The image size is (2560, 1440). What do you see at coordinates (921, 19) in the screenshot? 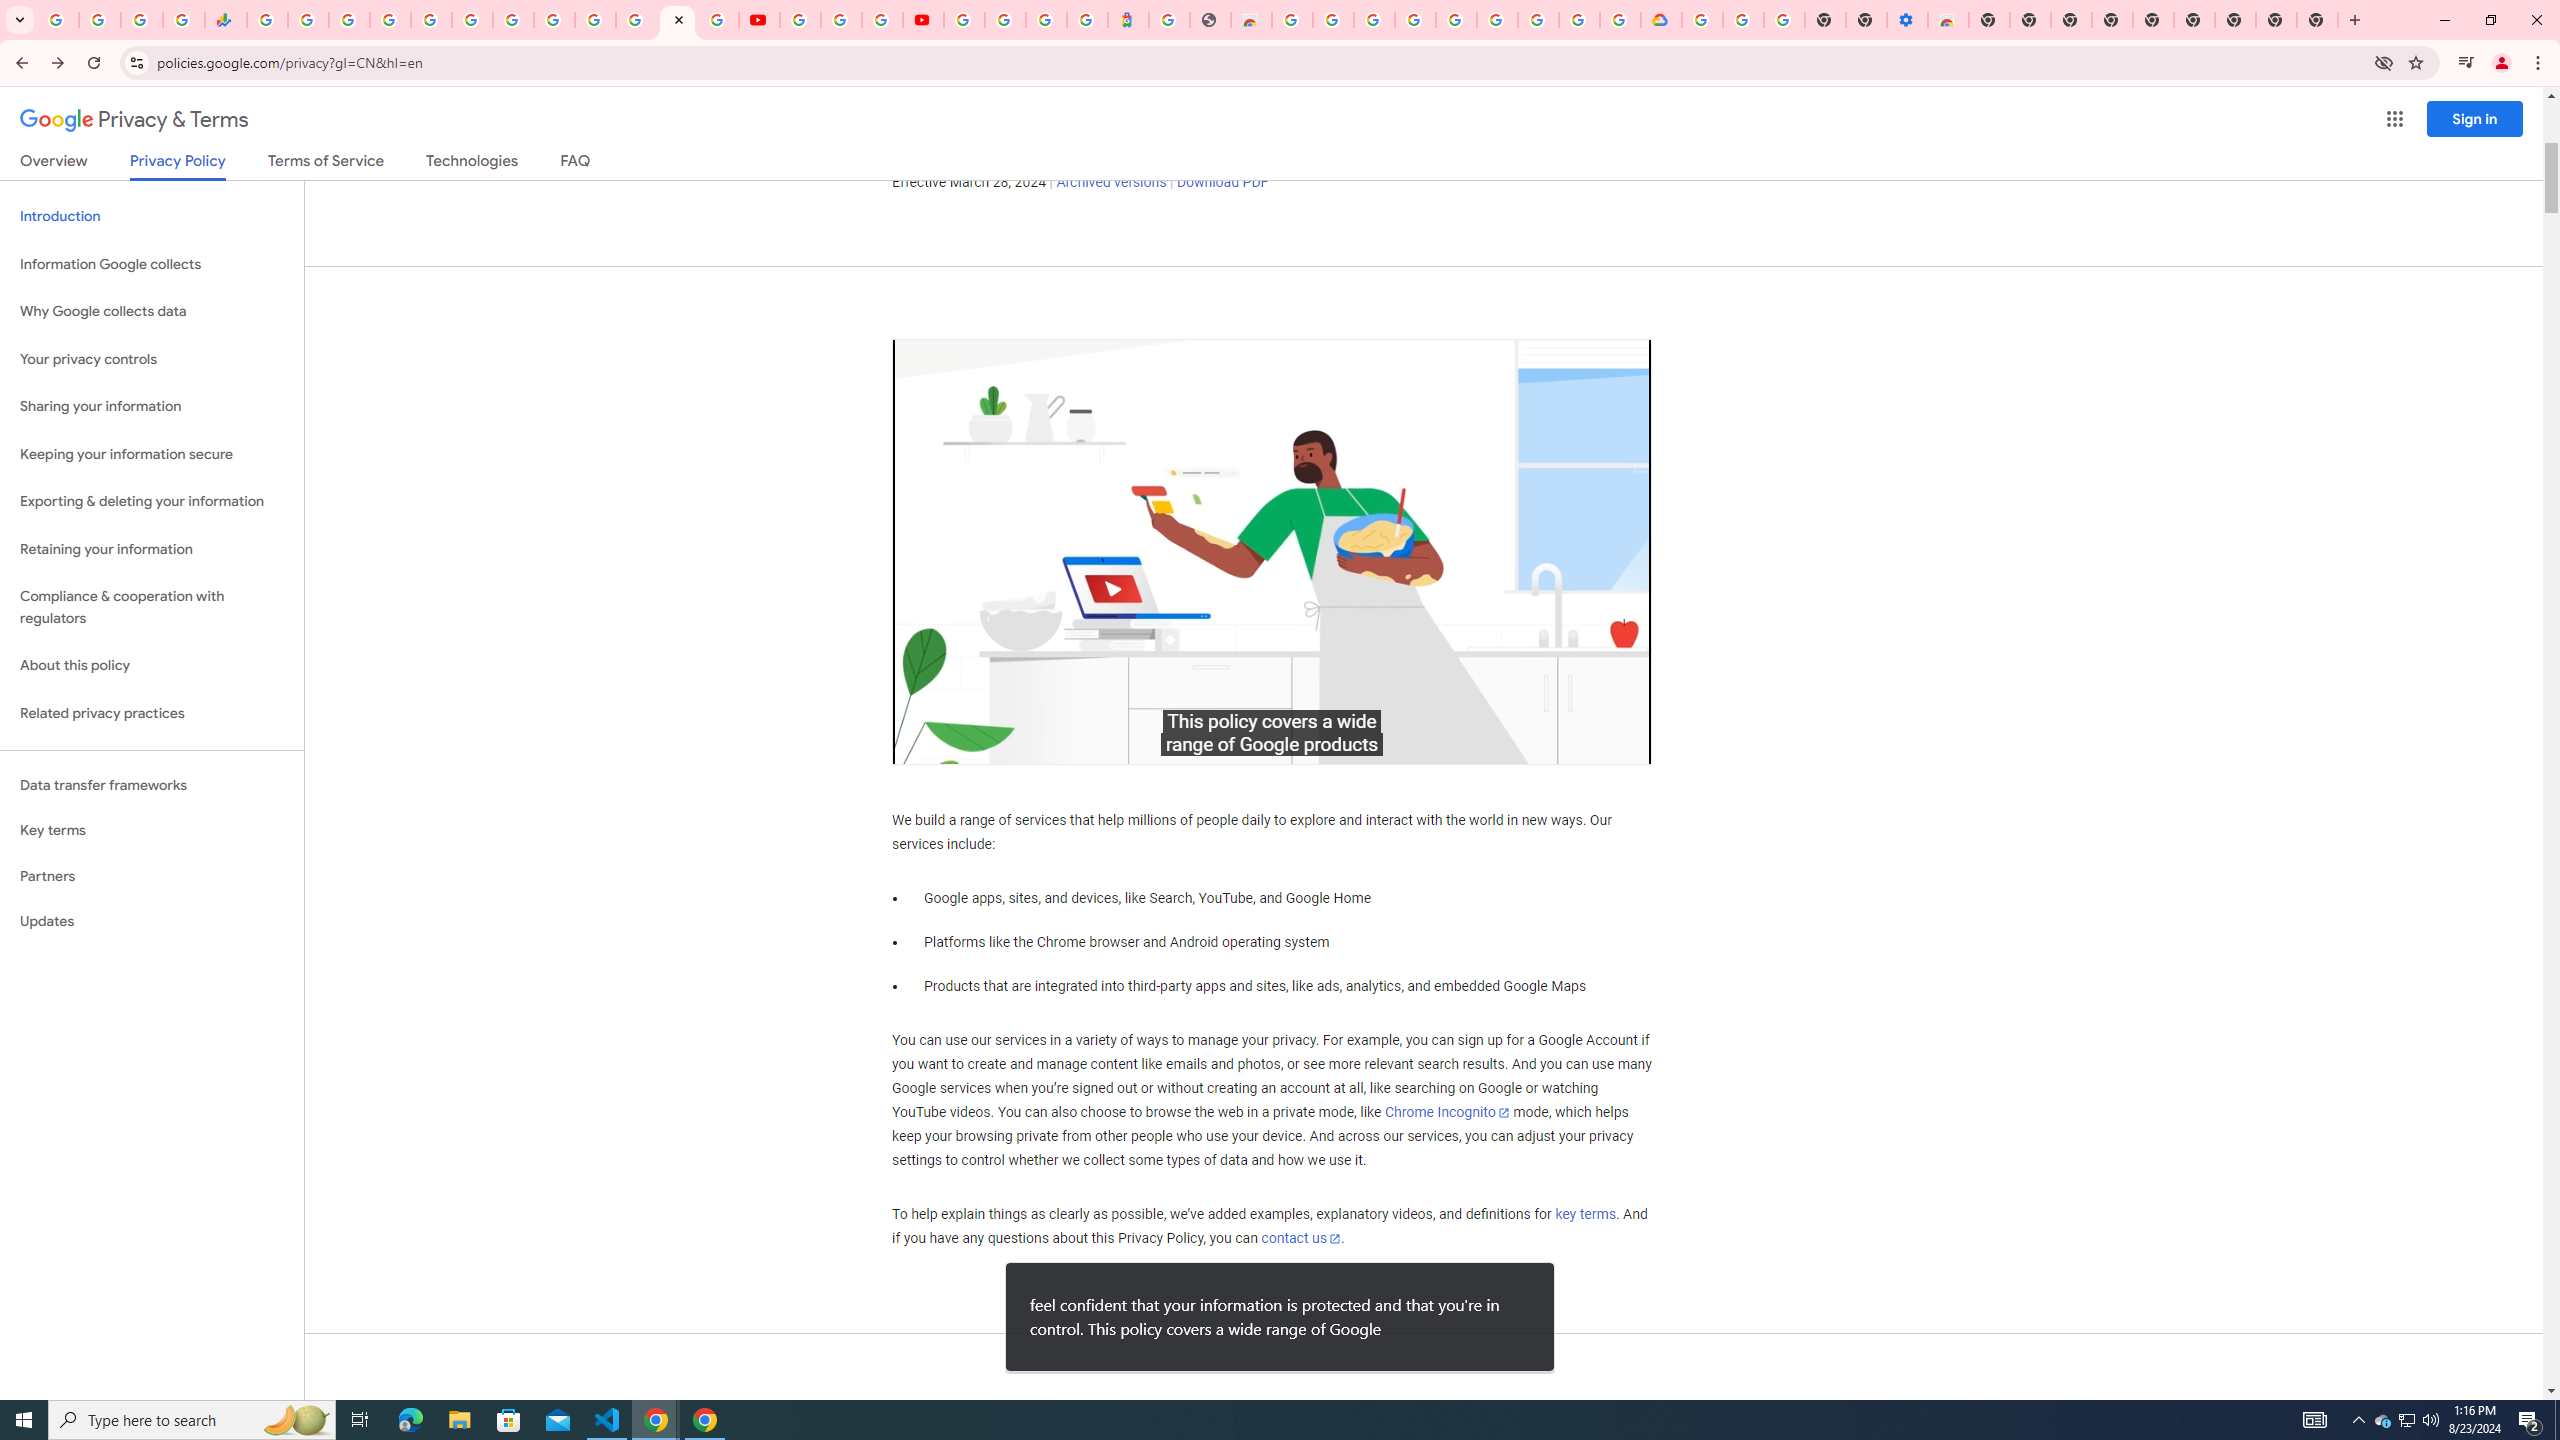
I see `'Content Creator Programs & Opportunities - YouTube Creators'` at bounding box center [921, 19].